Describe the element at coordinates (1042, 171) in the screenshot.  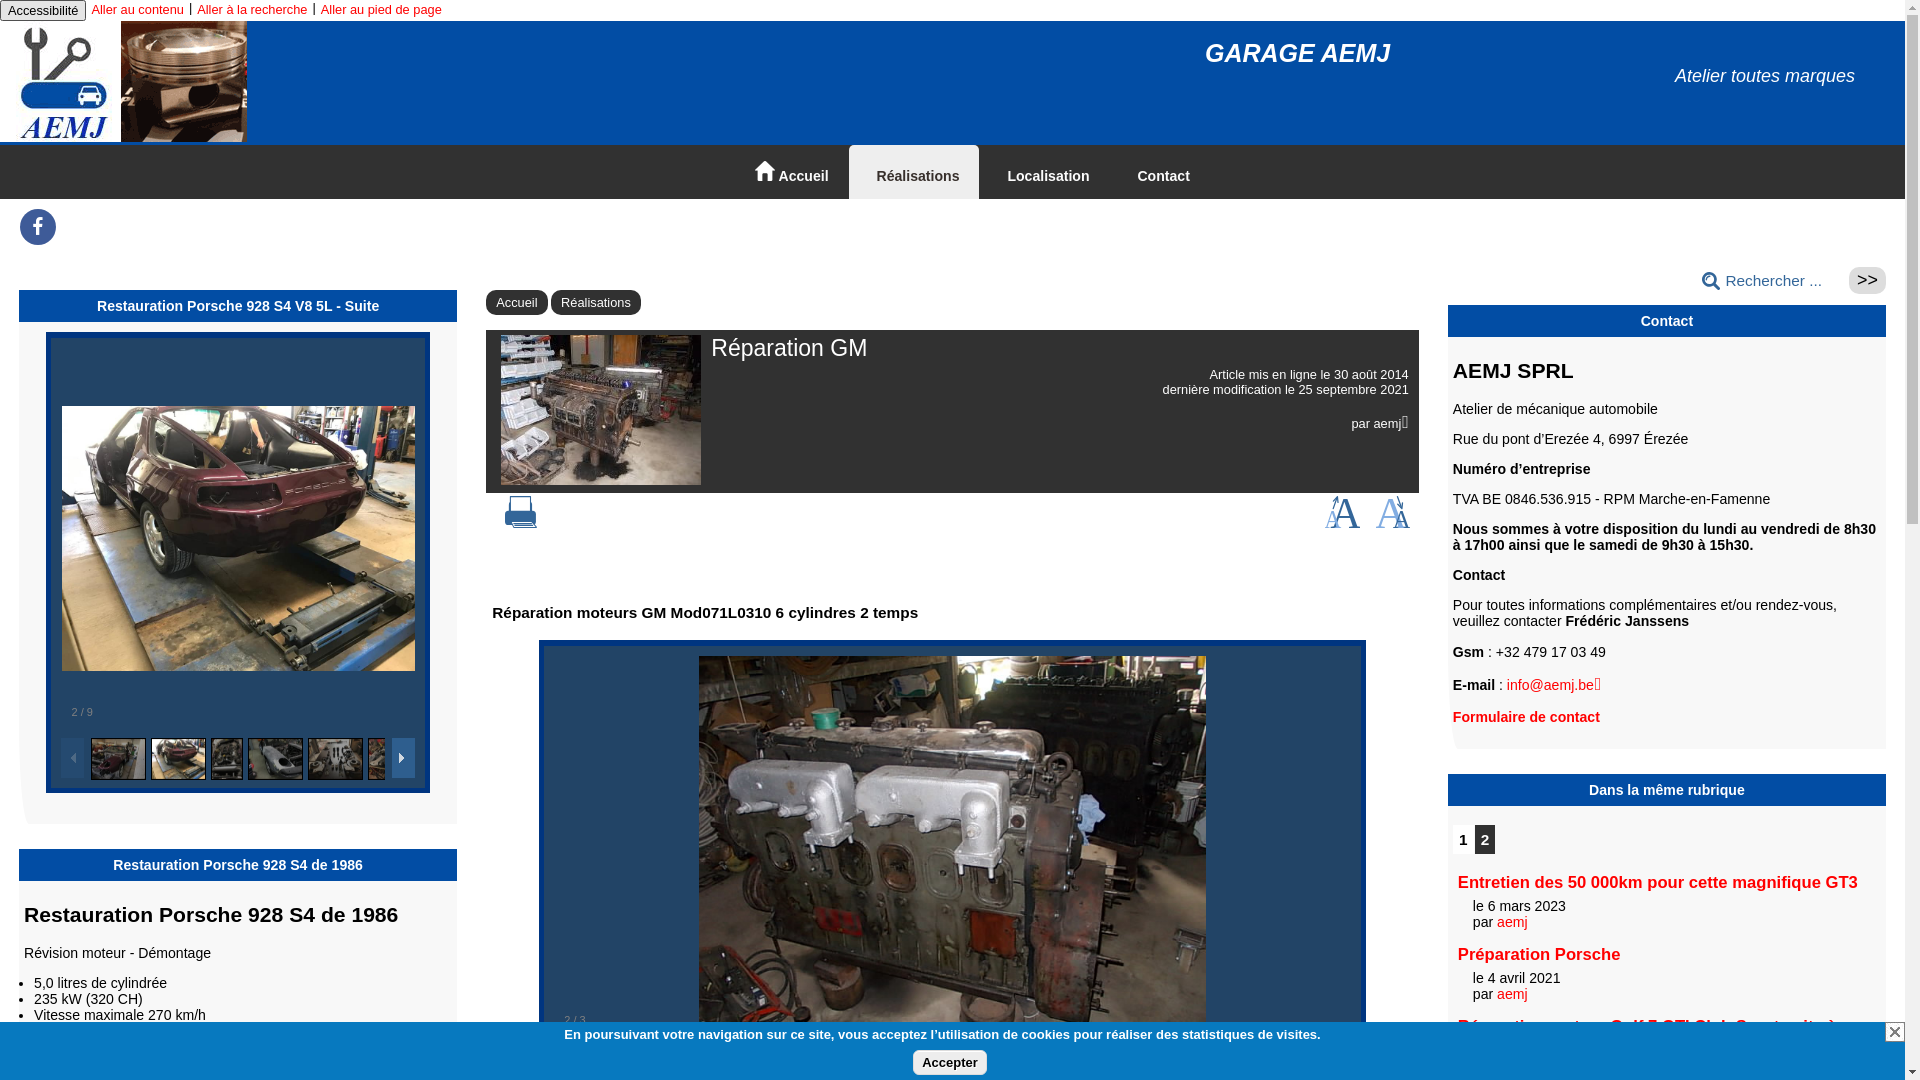
I see `'Localisation'` at that location.